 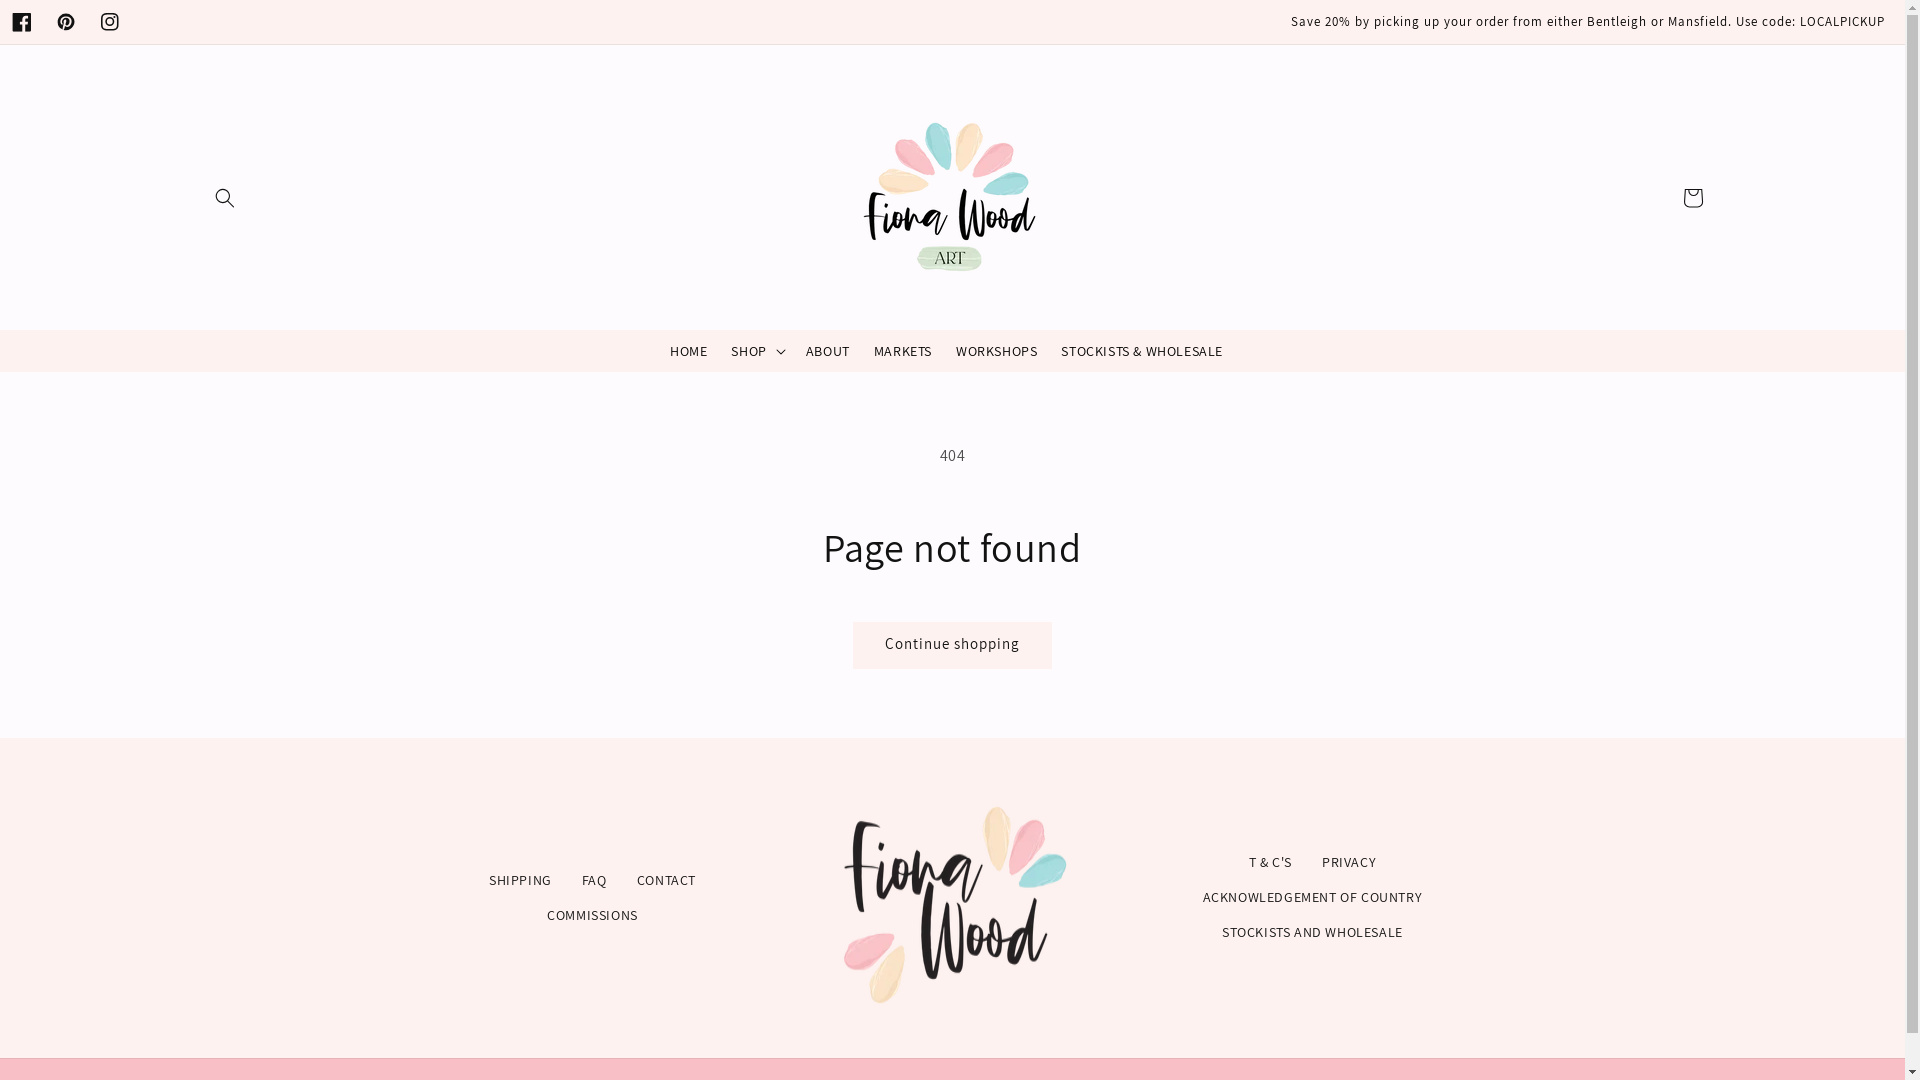 What do you see at coordinates (951, 645) in the screenshot?
I see `'Continue shopping'` at bounding box center [951, 645].